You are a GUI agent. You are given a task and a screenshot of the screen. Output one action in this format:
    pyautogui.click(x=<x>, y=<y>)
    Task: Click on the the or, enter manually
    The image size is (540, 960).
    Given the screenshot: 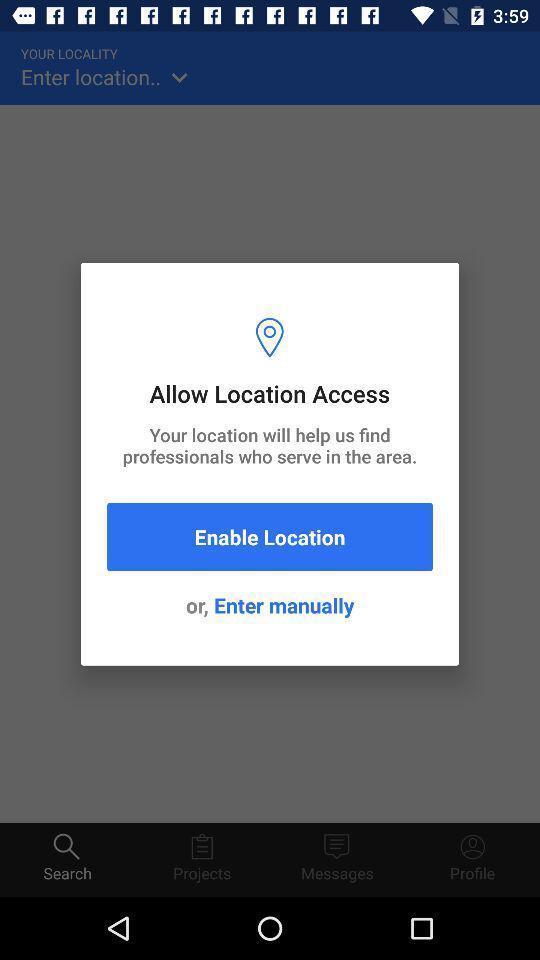 What is the action you would take?
    pyautogui.click(x=270, y=604)
    